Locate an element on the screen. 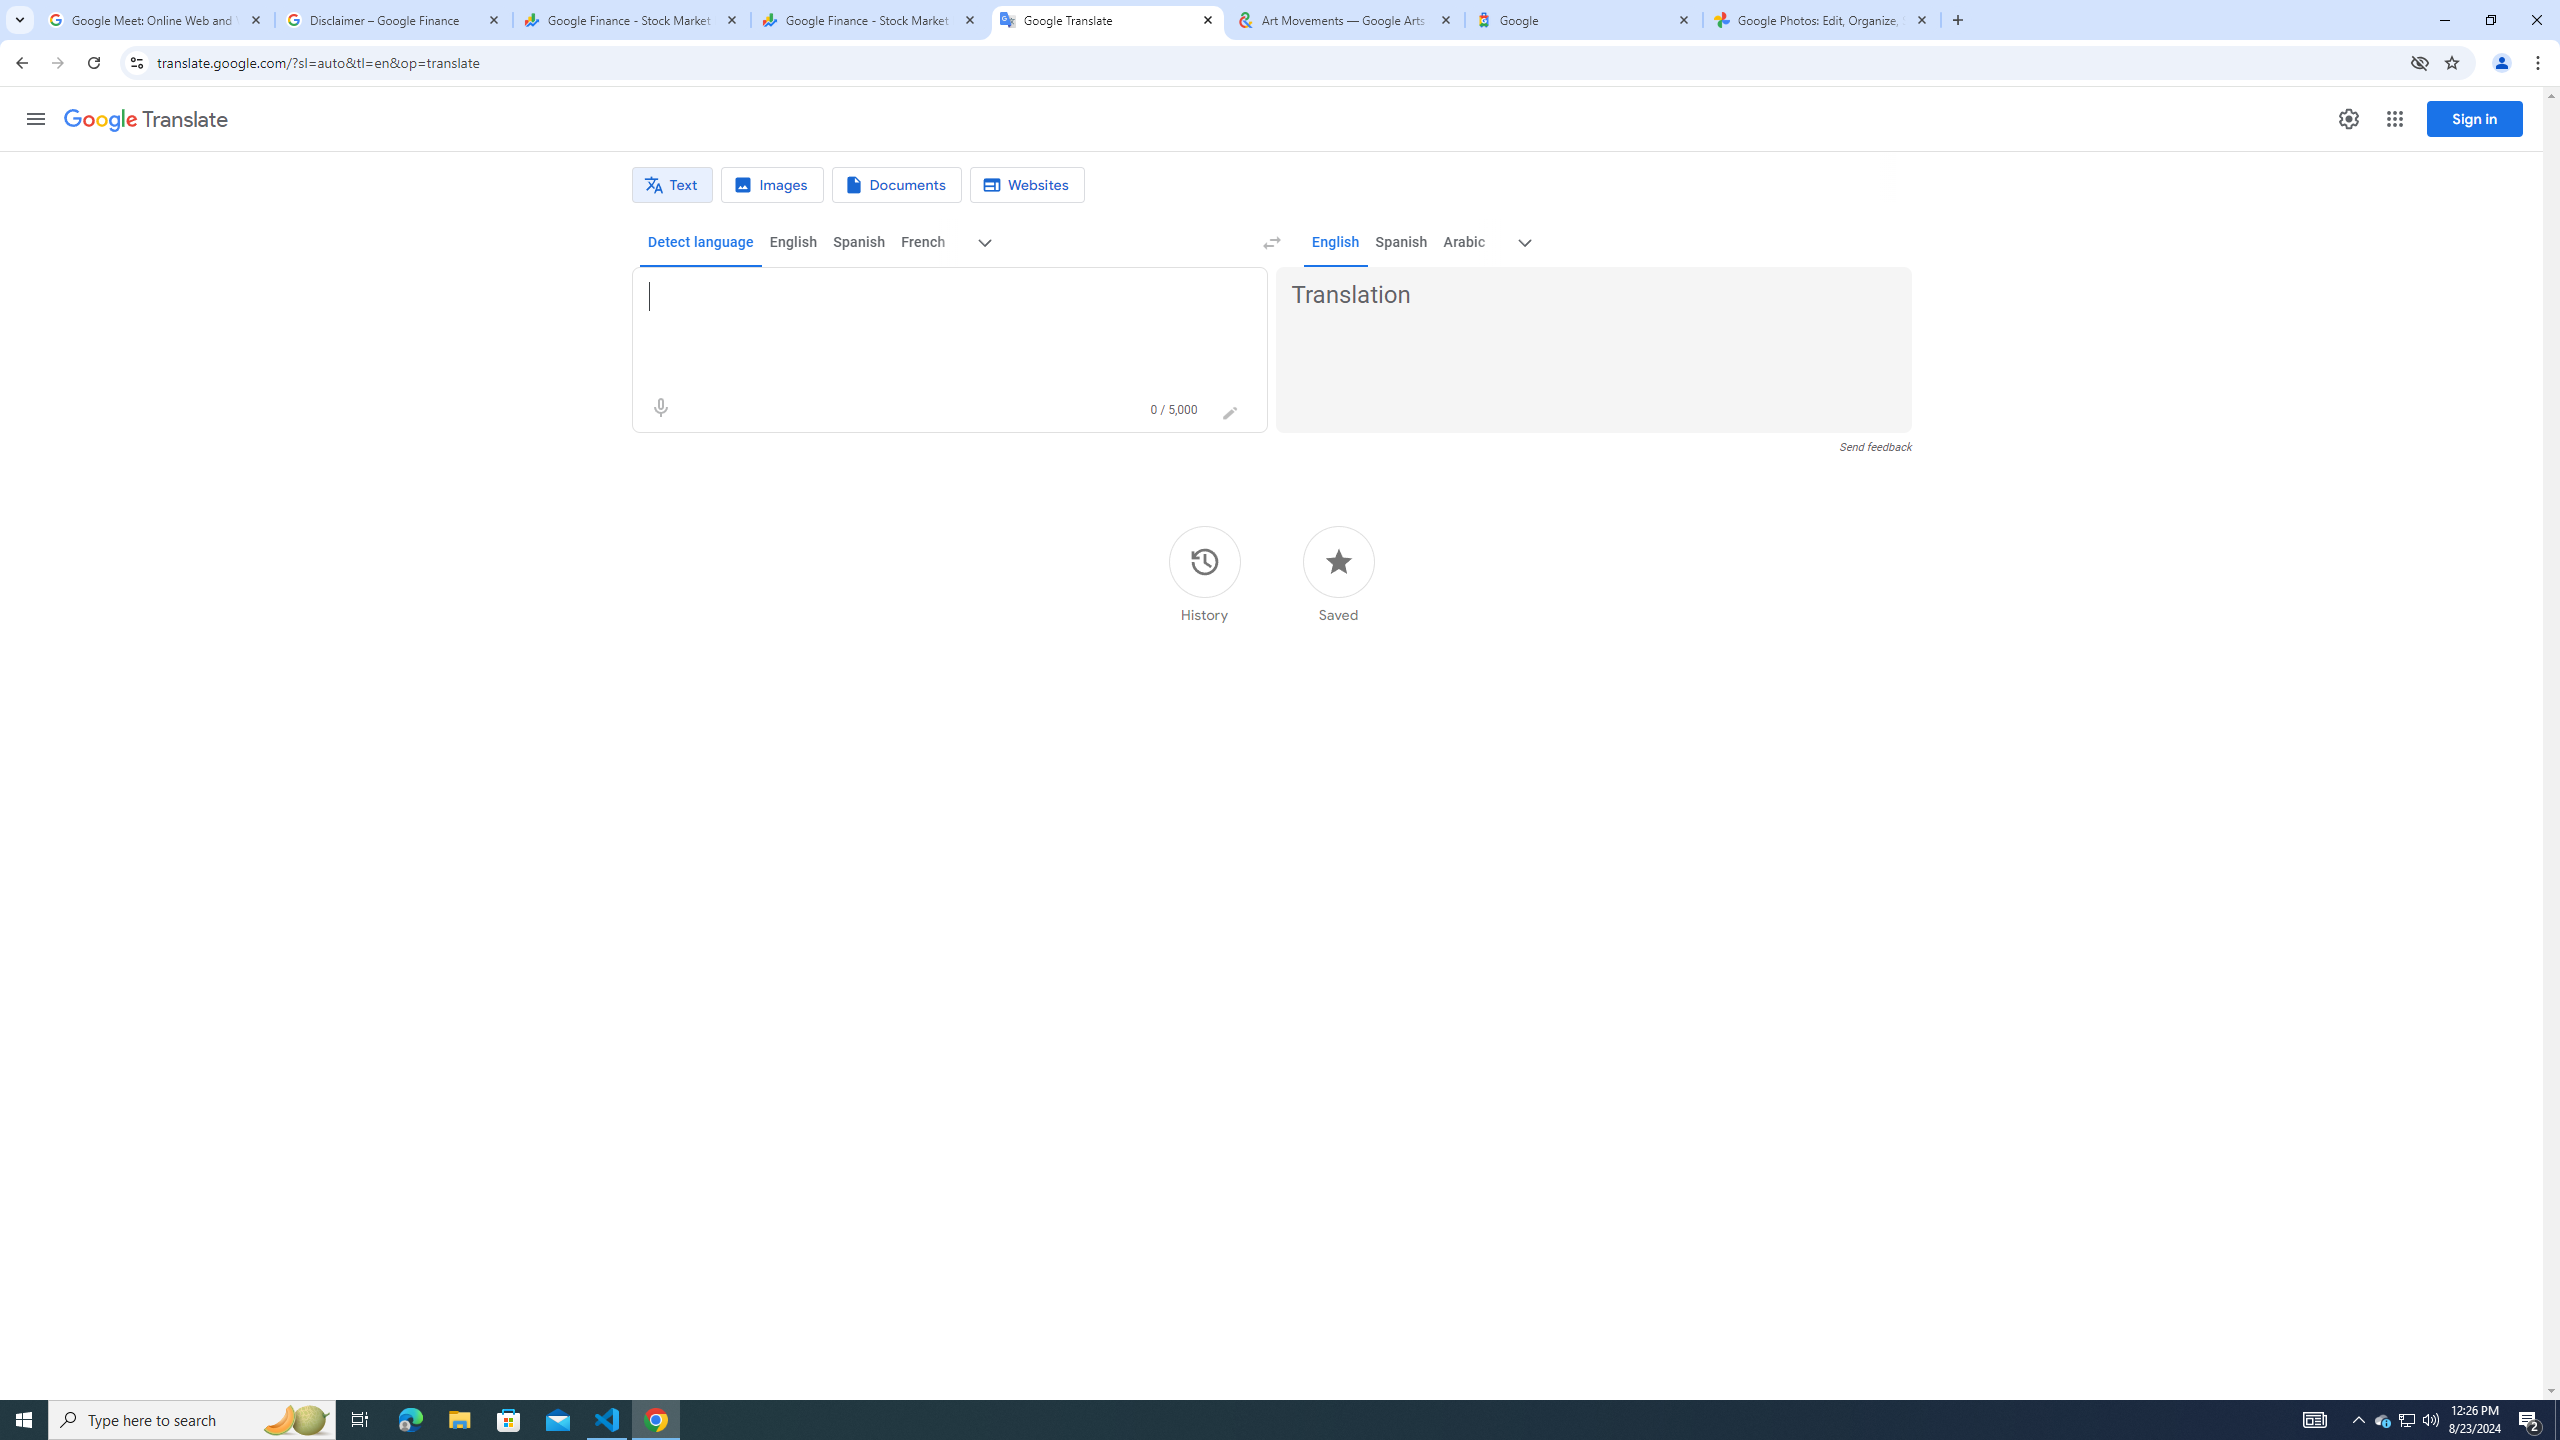  'Website translation' is located at coordinates (1027, 184).